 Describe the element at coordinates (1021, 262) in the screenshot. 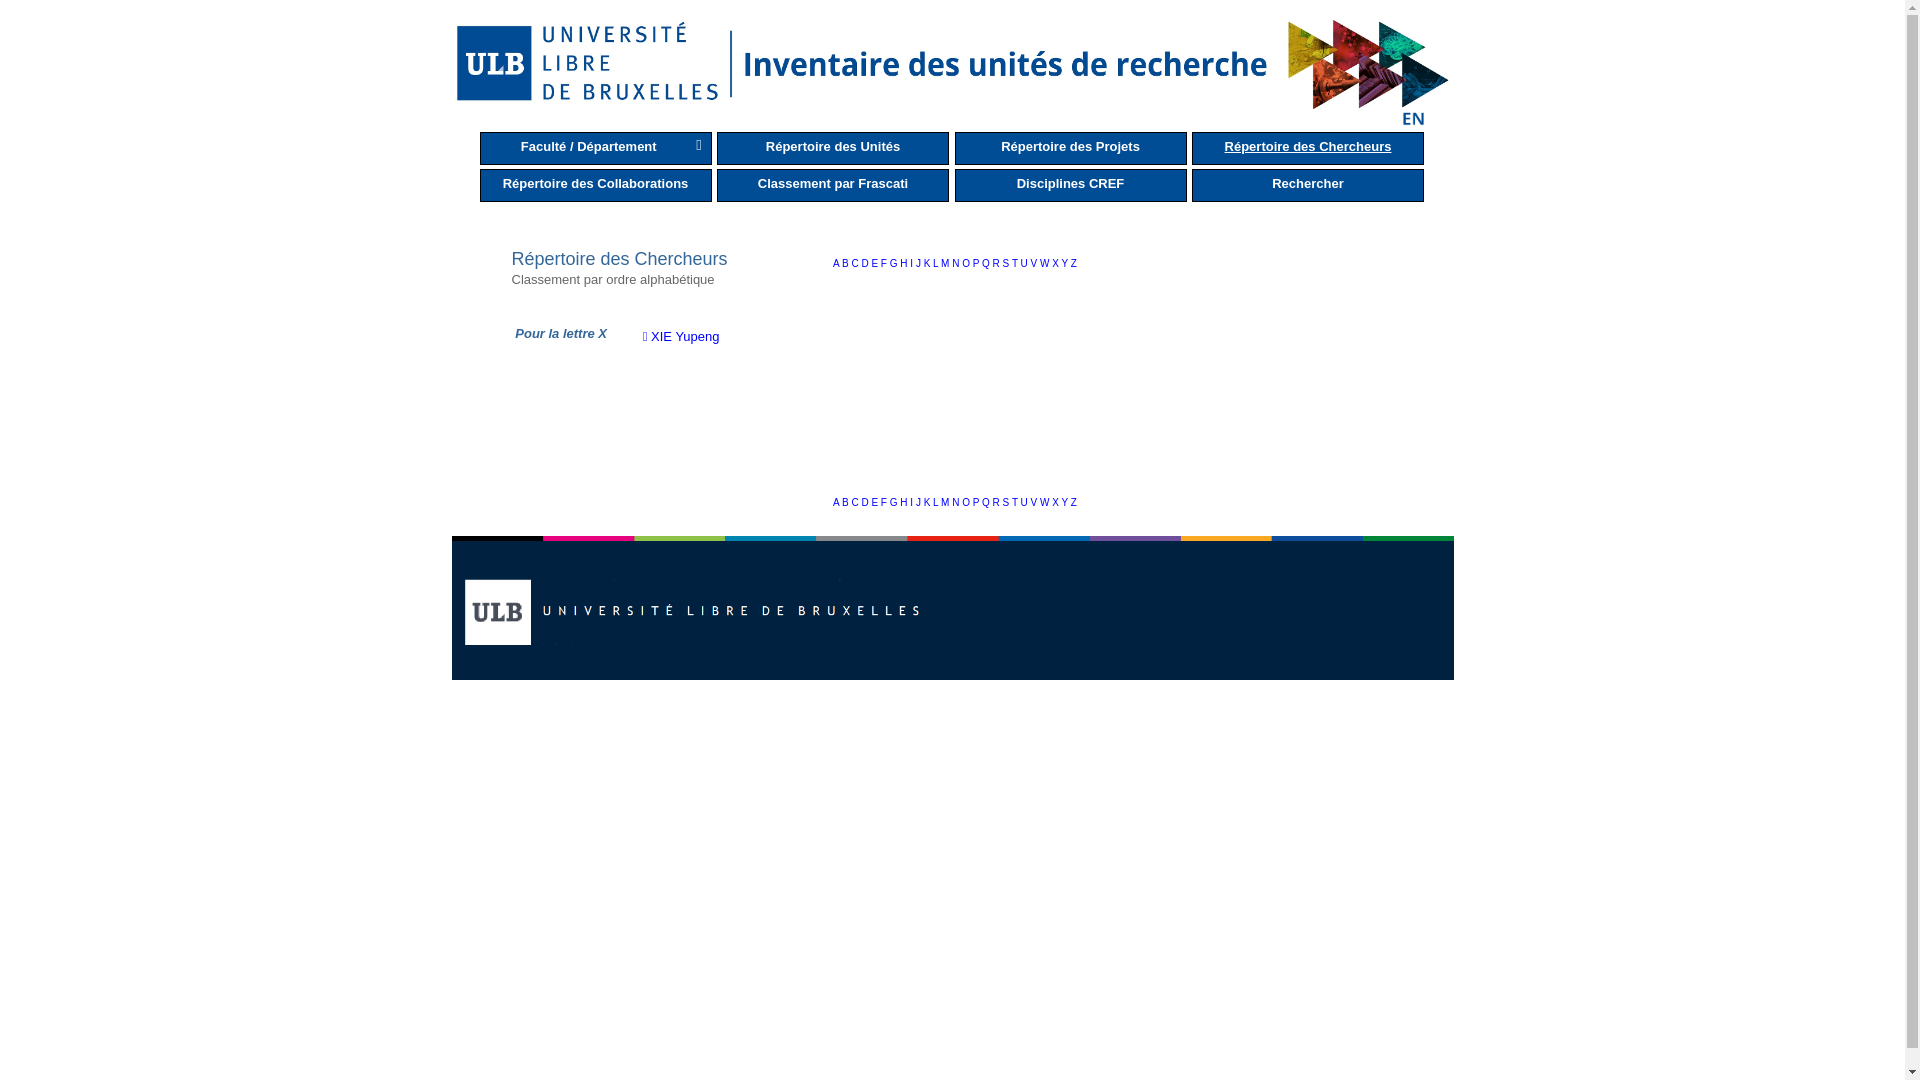

I see `'U'` at that location.